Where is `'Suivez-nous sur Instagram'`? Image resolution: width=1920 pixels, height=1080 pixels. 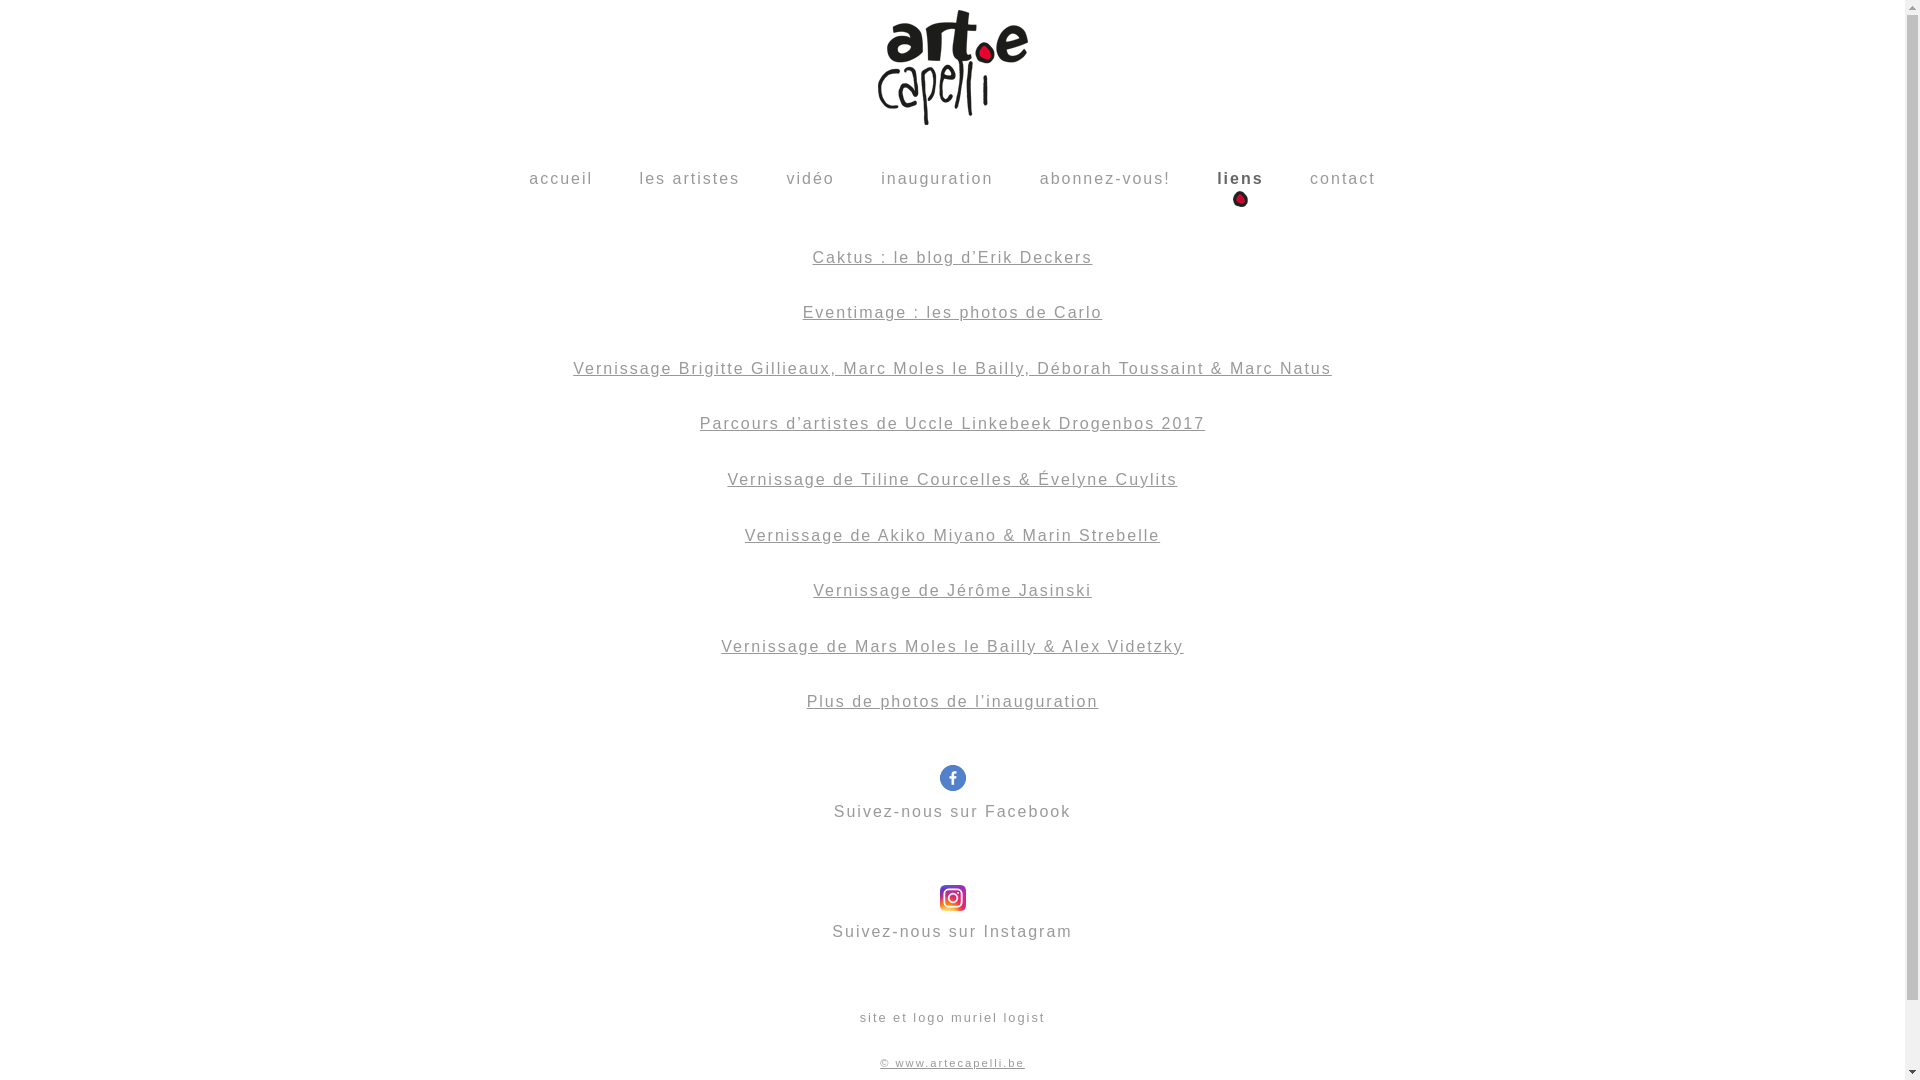 'Suivez-nous sur Instagram' is located at coordinates (951, 898).